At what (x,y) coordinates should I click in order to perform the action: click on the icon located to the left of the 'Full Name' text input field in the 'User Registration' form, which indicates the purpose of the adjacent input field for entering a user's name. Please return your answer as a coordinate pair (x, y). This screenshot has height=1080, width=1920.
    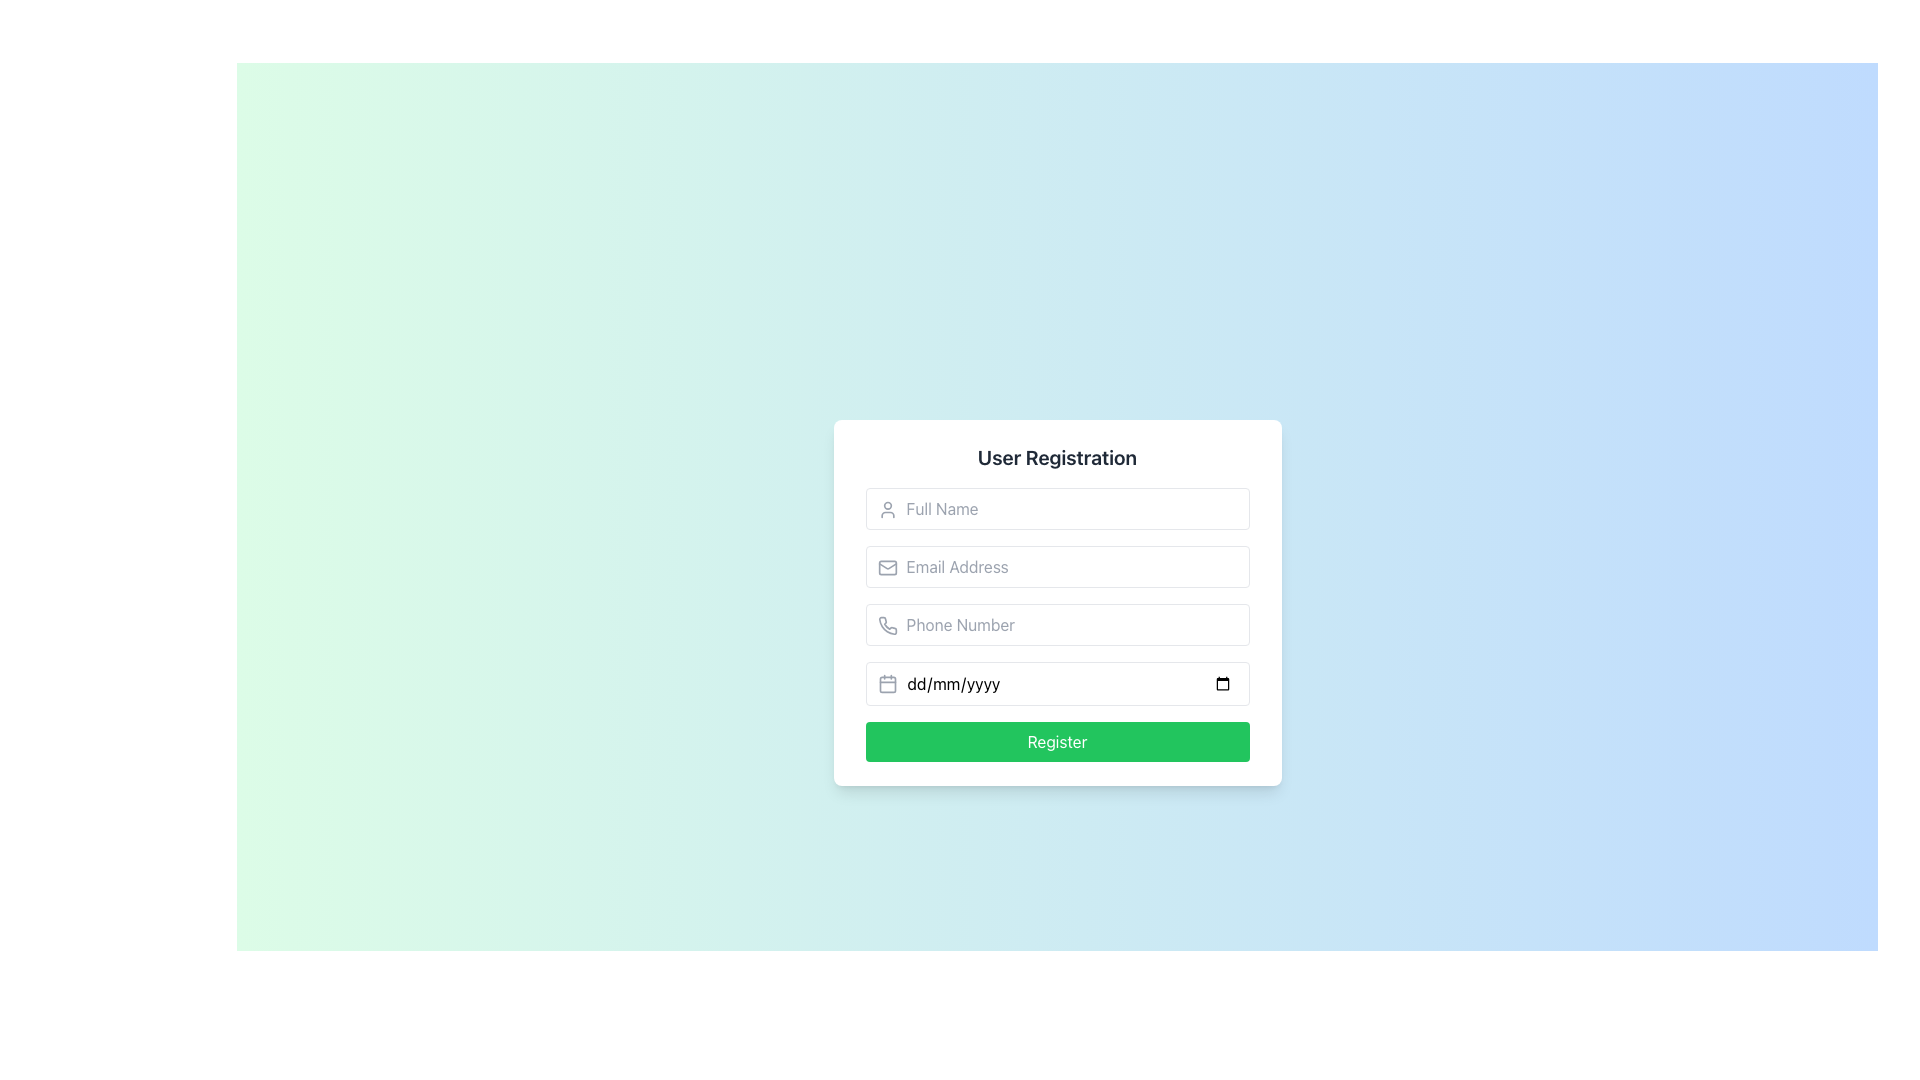
    Looking at the image, I should click on (886, 508).